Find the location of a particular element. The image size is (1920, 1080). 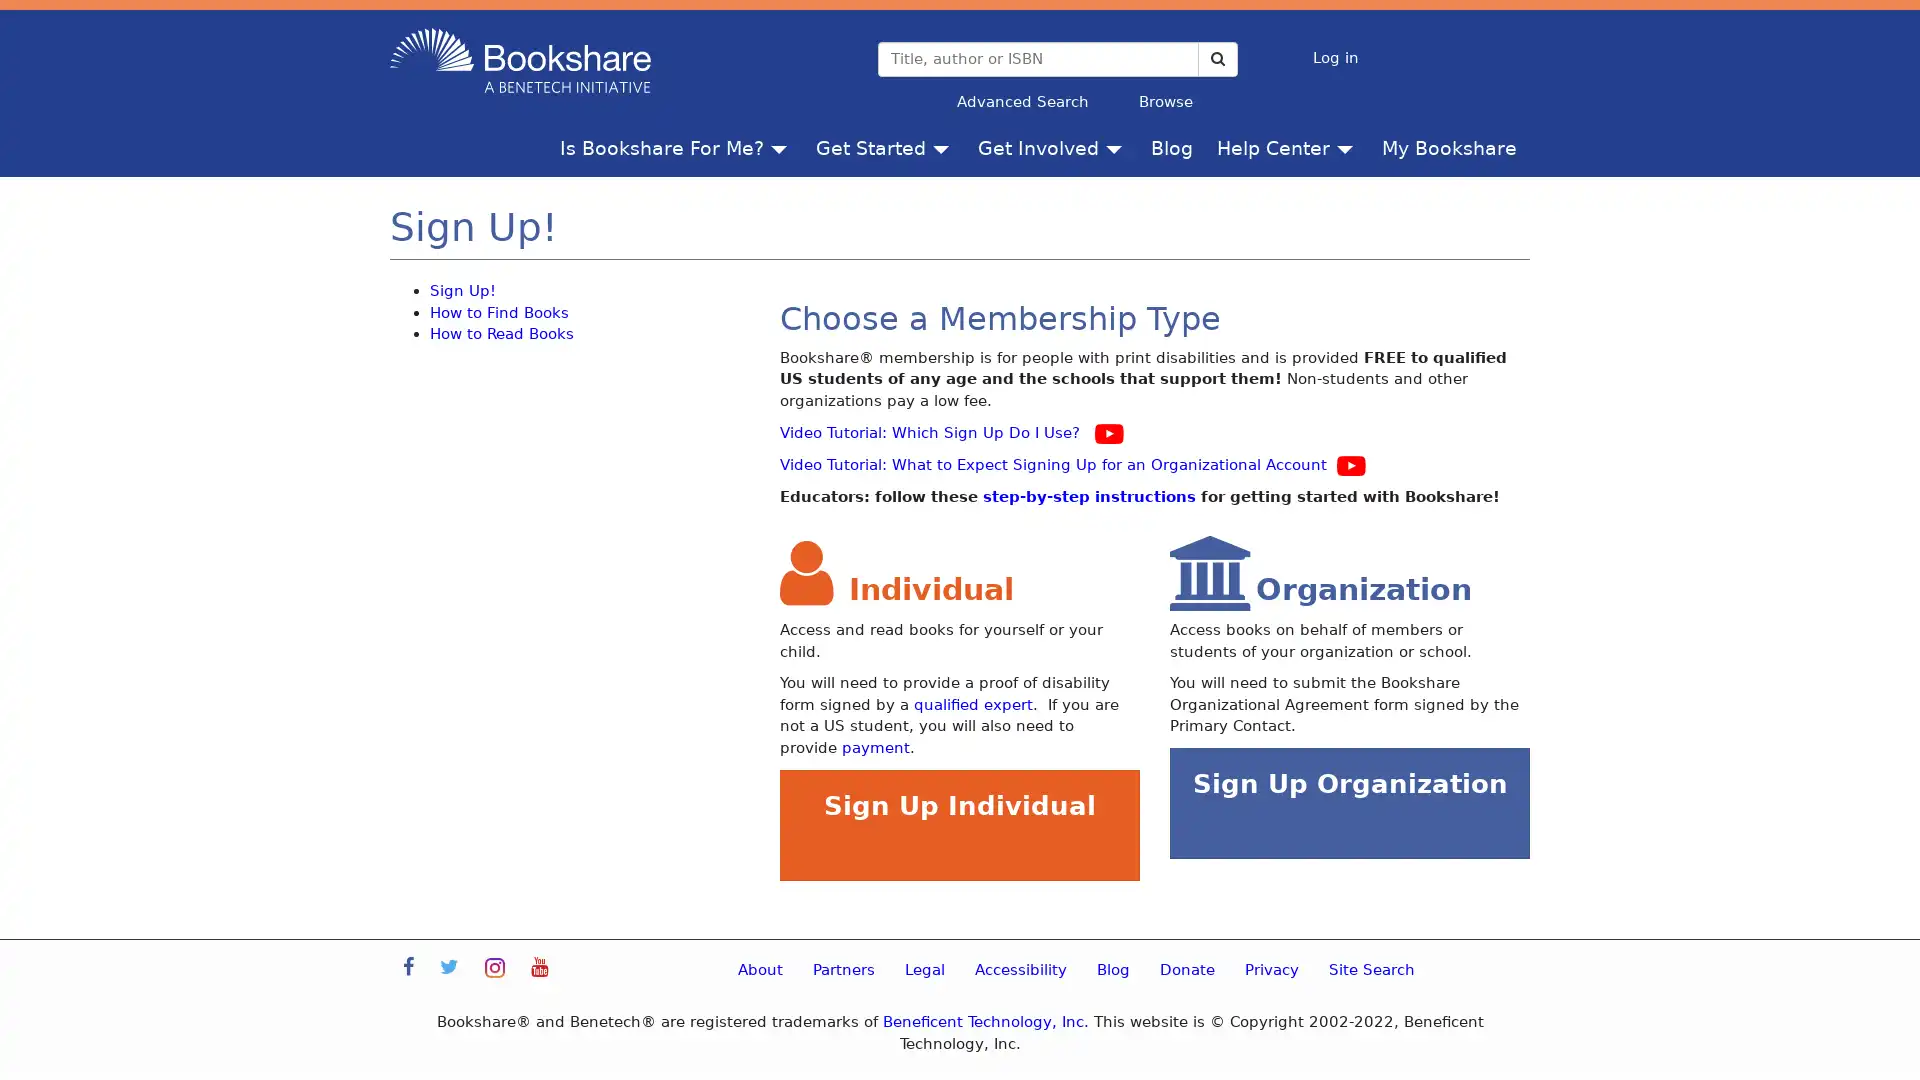

Help Center menu is located at coordinates (1349, 146).